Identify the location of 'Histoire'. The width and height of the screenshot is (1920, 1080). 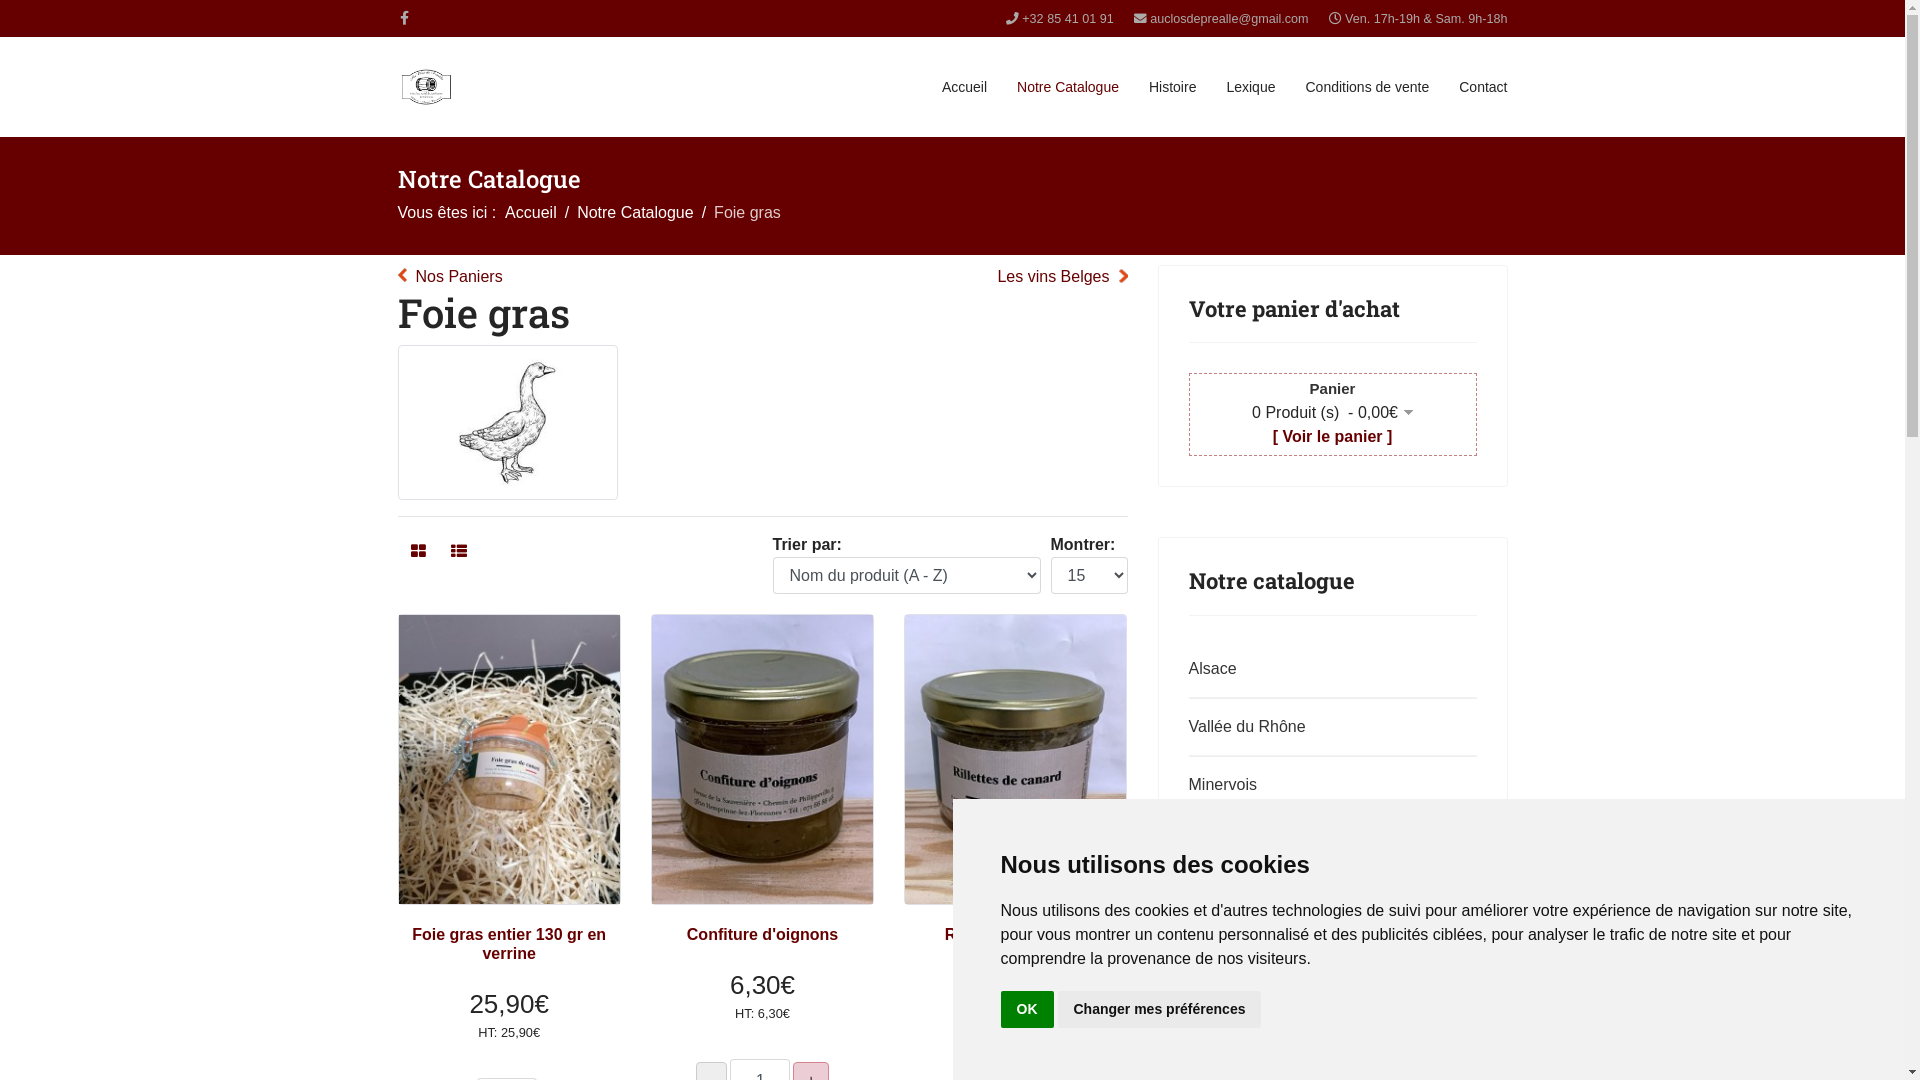
(1172, 86).